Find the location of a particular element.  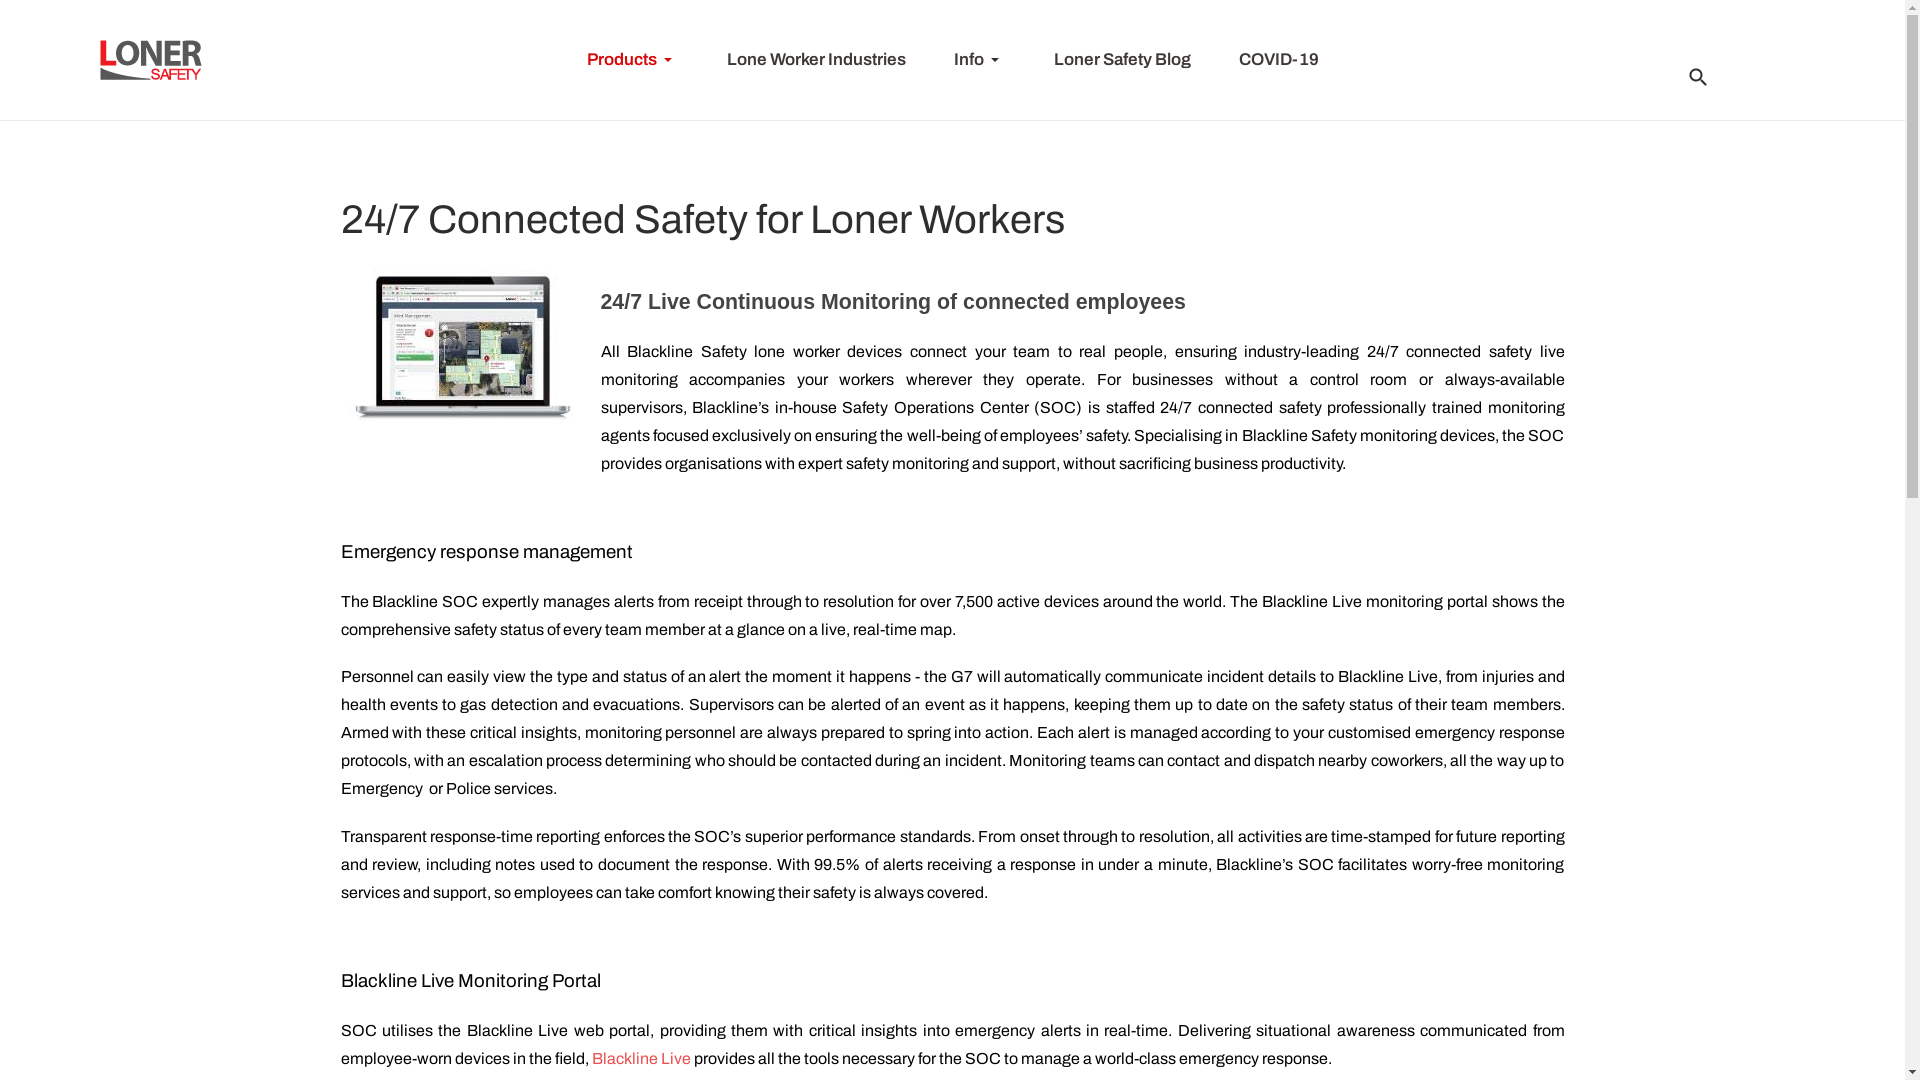

'Lone Worker Service Plan from Blackline Safety' is located at coordinates (459, 350).